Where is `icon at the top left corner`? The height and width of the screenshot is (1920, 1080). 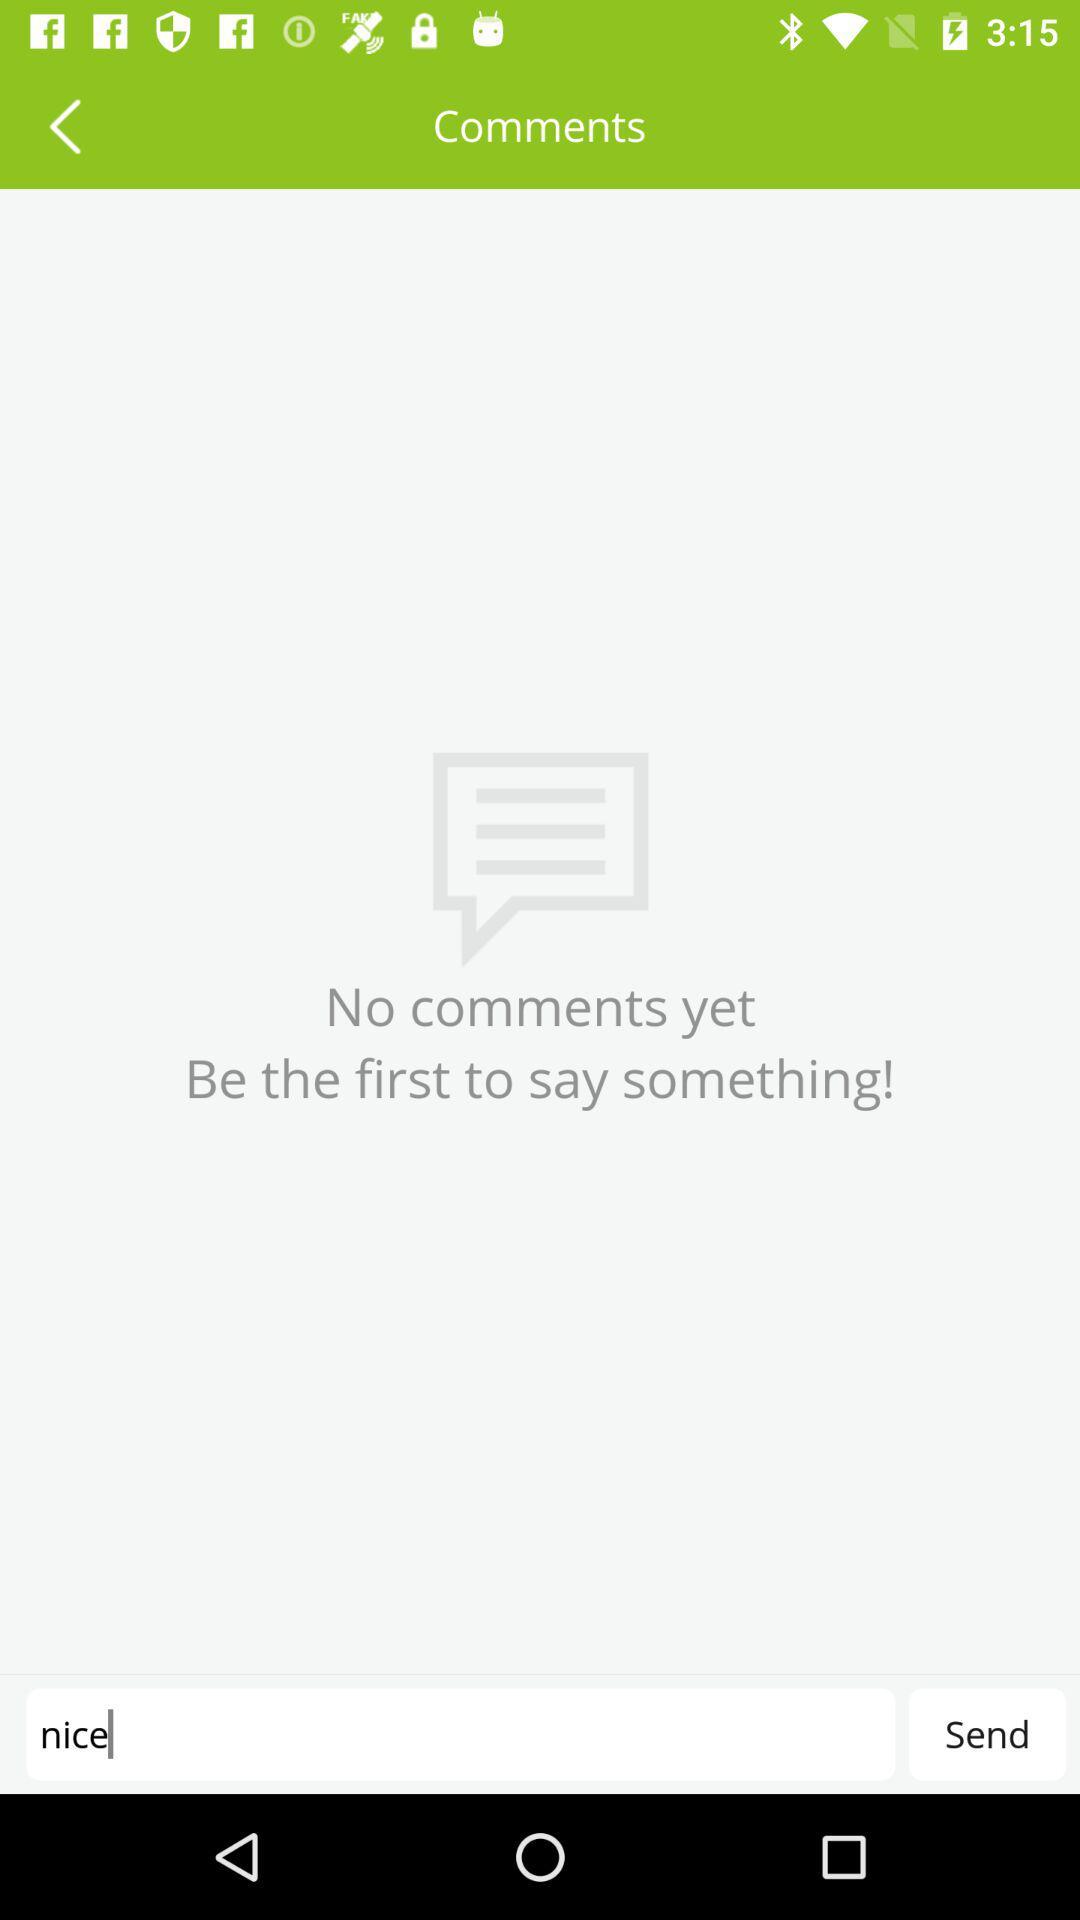 icon at the top left corner is located at coordinates (63, 124).